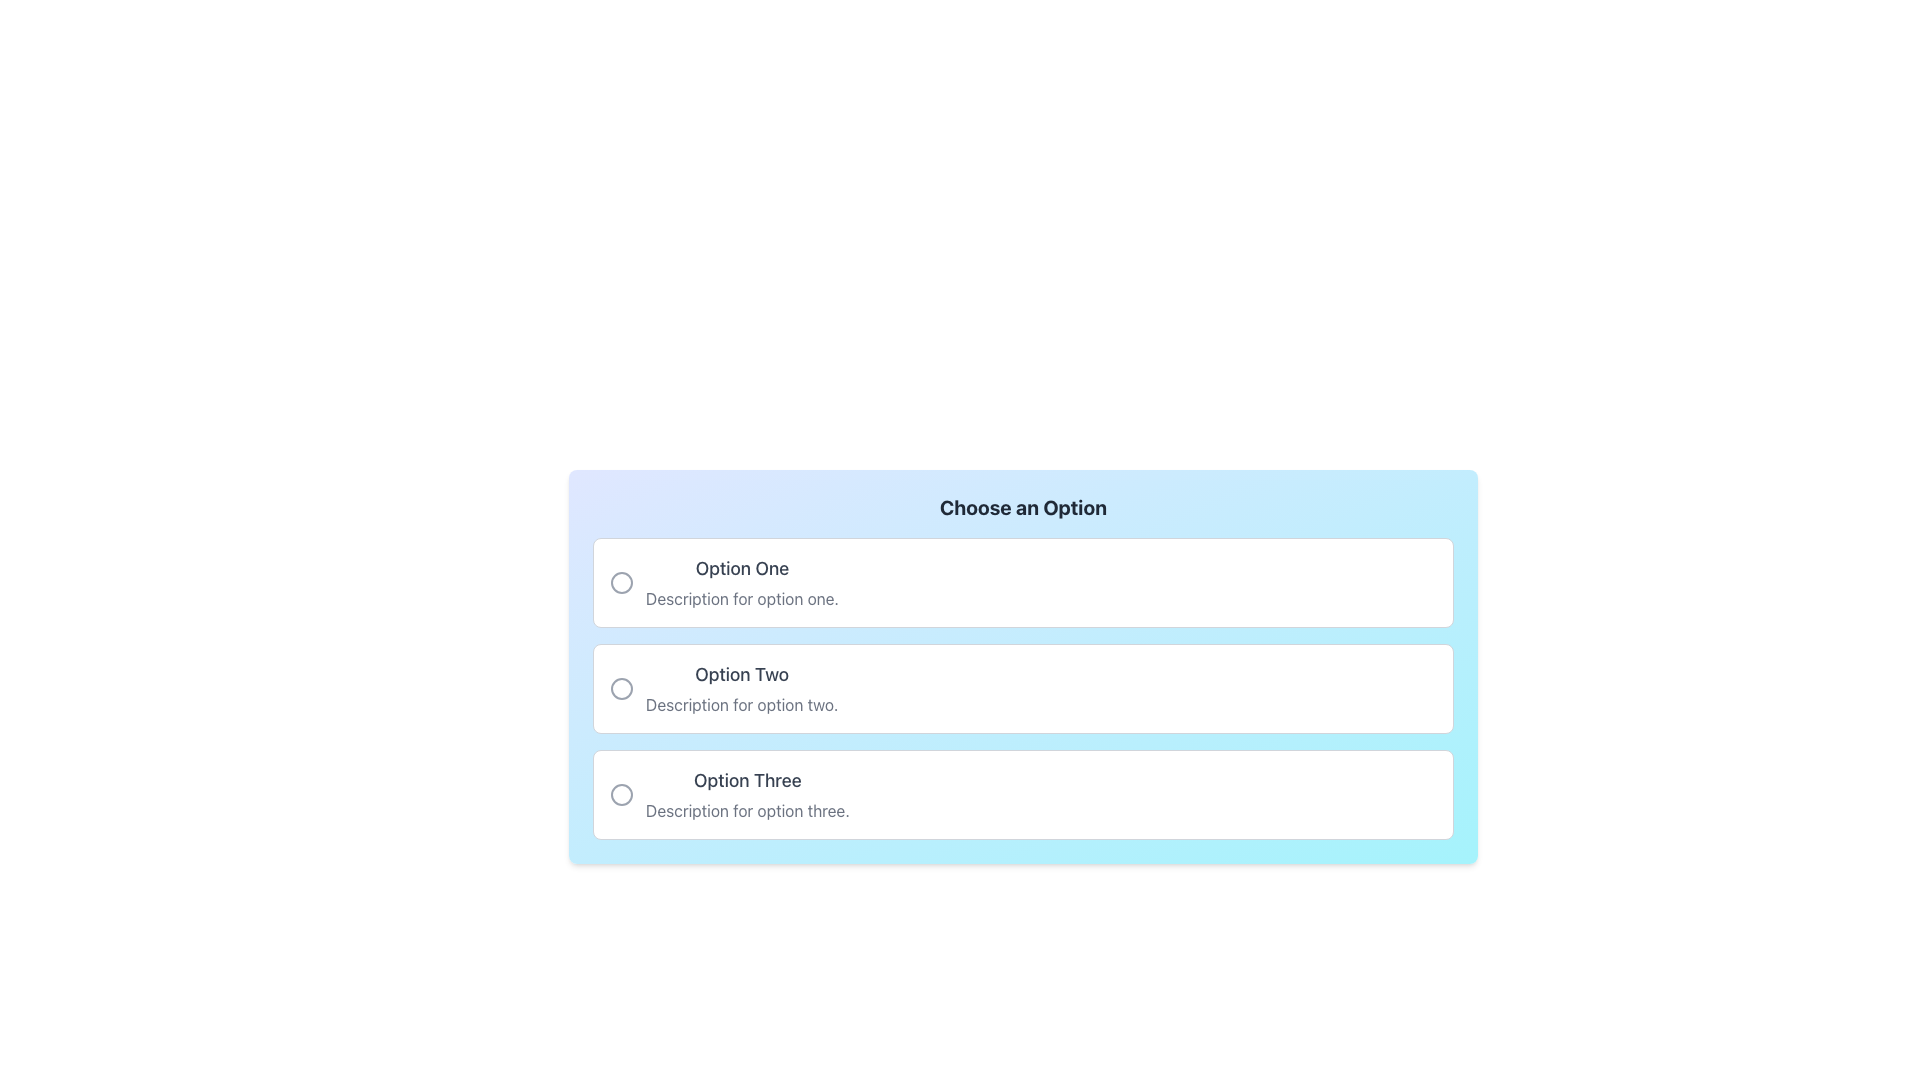 This screenshot has height=1080, width=1920. Describe the element at coordinates (746, 793) in the screenshot. I see `the third selectable option in the vertical list located below 'Option Two'` at that location.